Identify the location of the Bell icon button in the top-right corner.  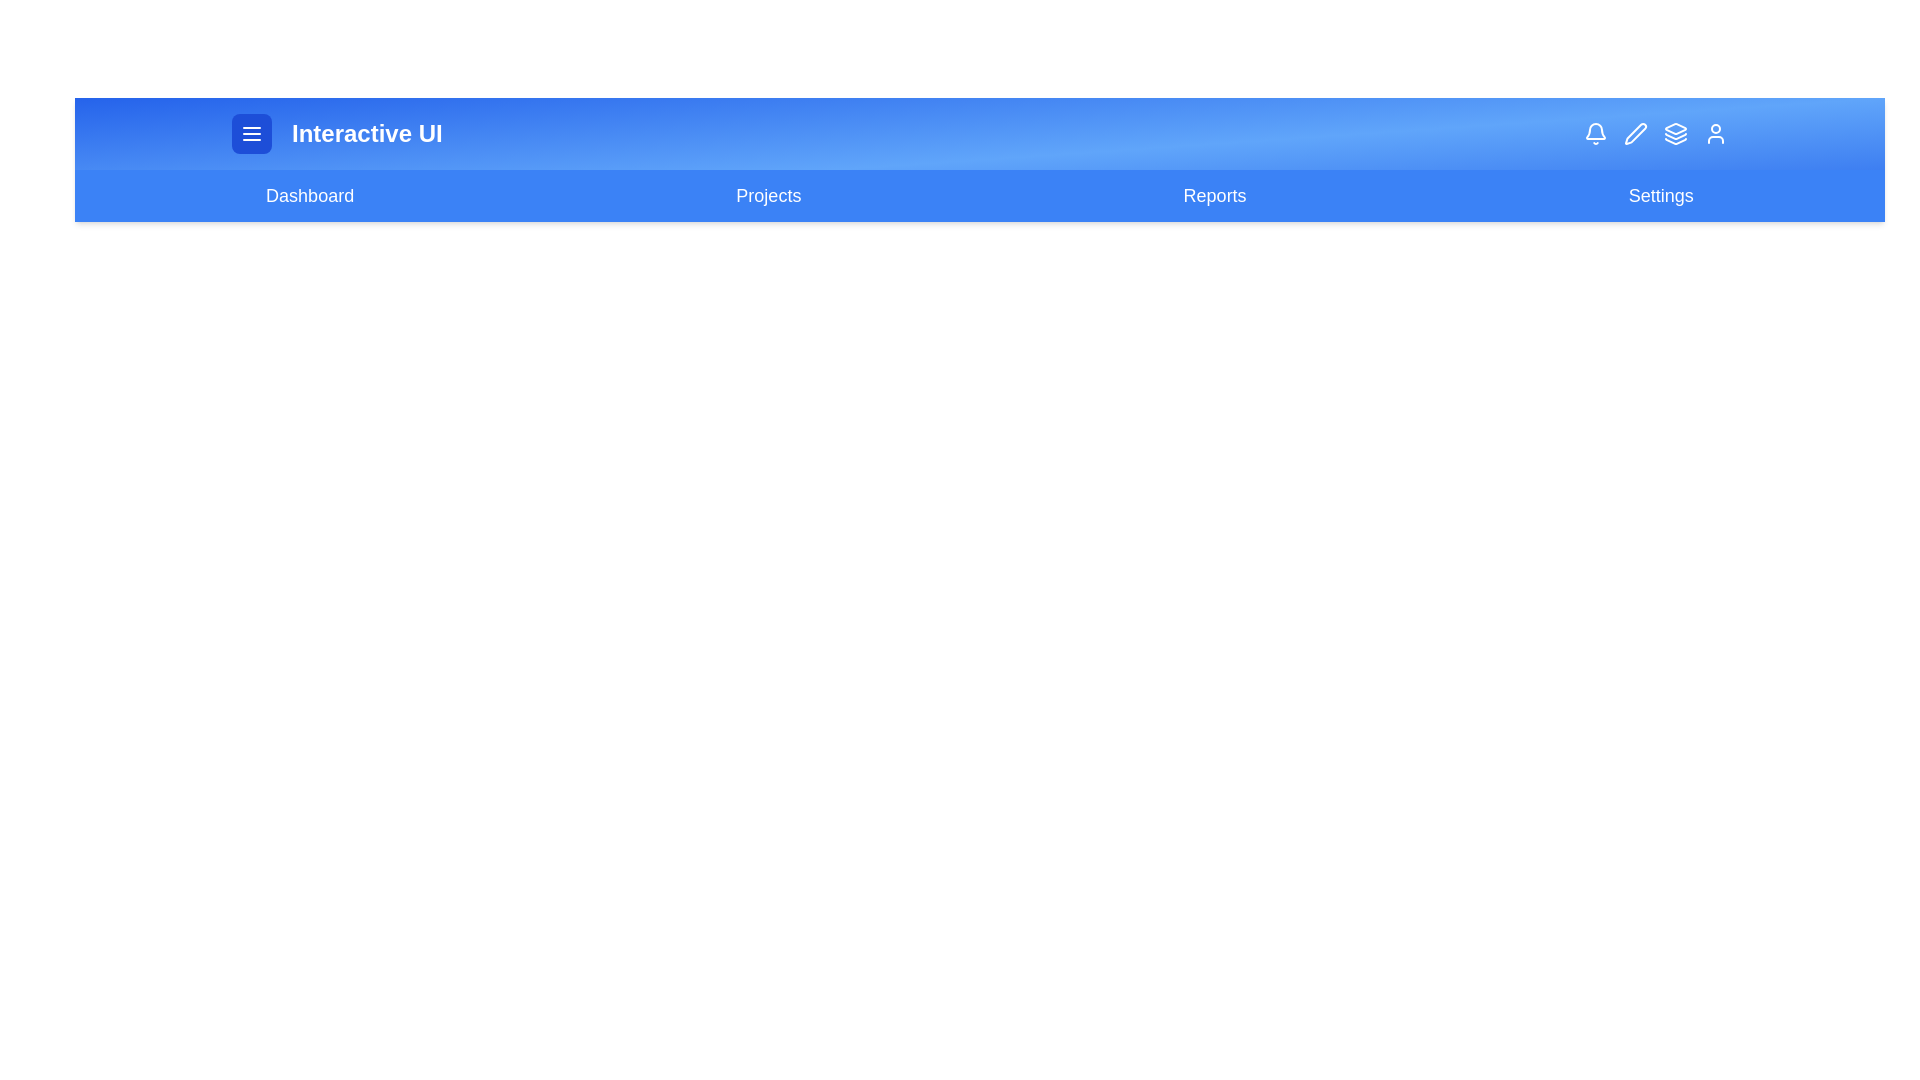
(1595, 134).